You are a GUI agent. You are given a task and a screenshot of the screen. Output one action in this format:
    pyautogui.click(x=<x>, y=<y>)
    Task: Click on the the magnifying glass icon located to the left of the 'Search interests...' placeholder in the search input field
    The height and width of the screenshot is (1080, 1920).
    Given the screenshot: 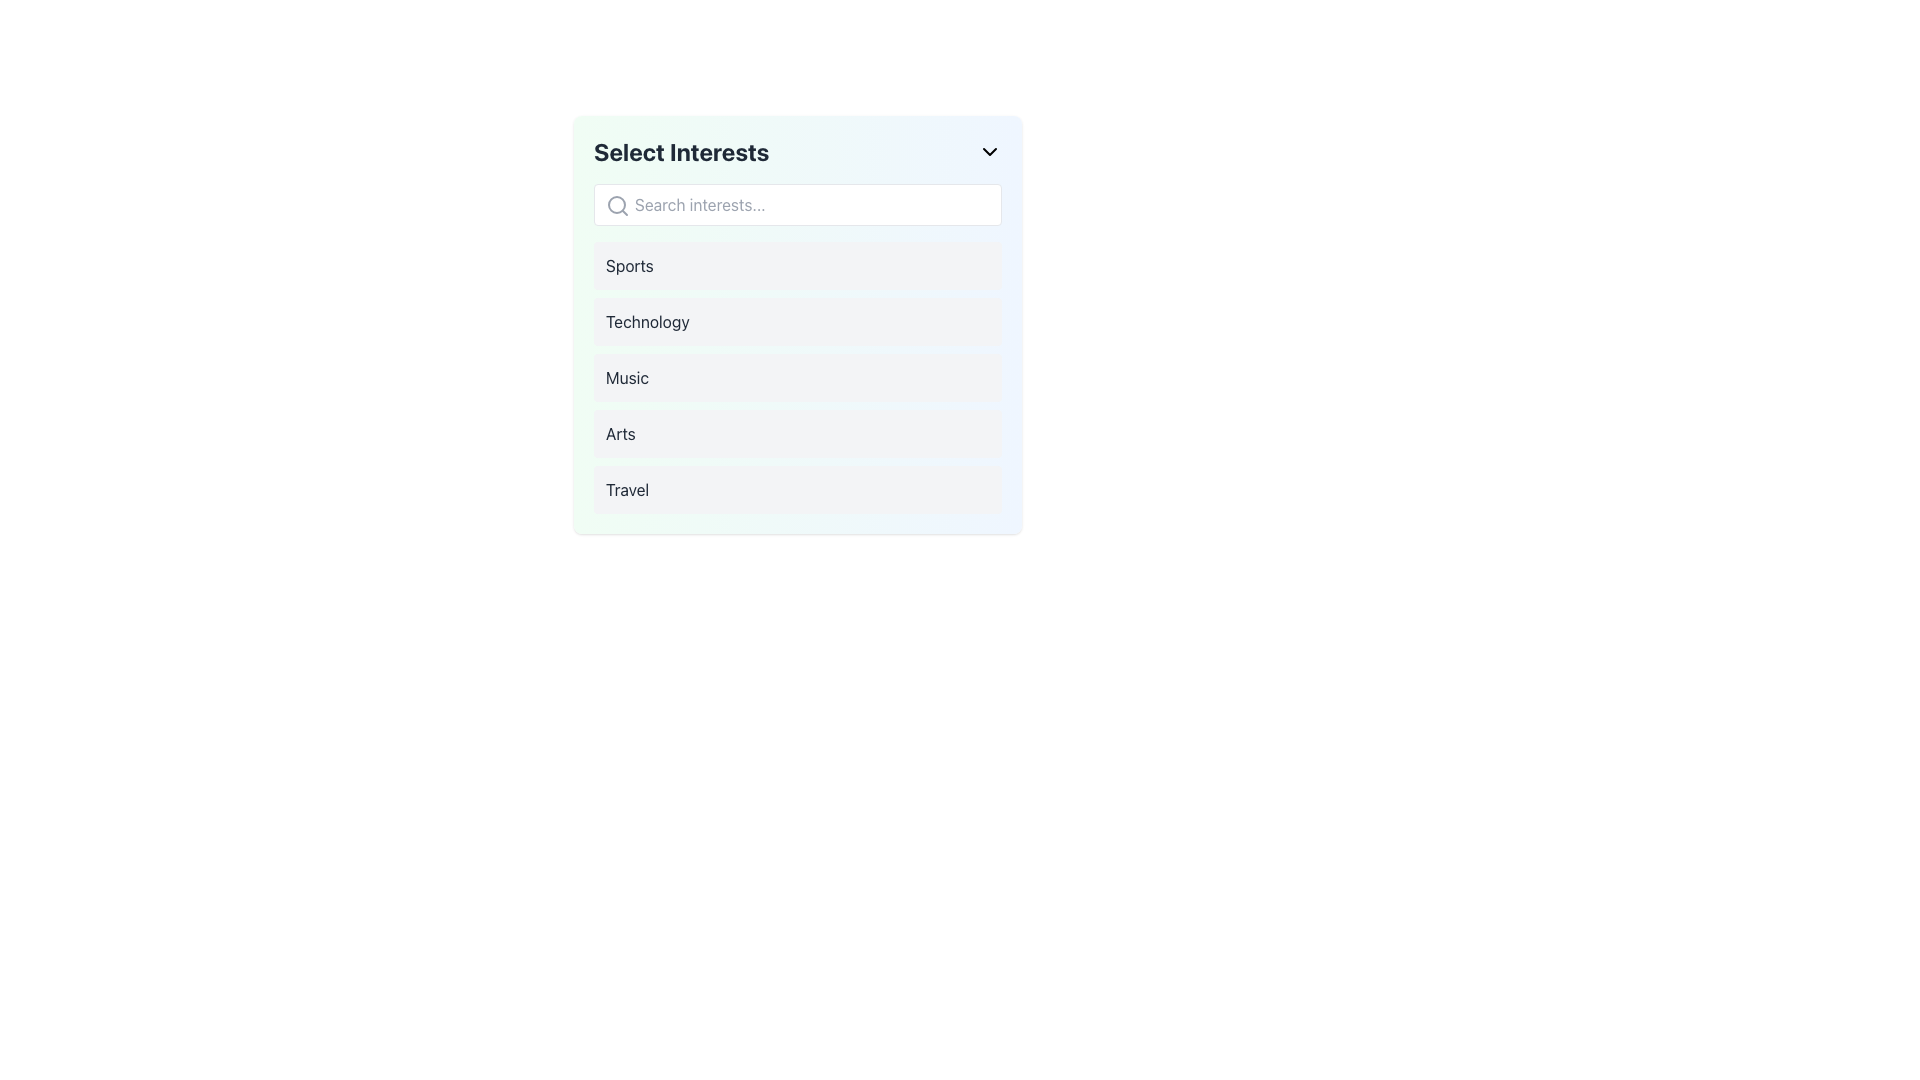 What is the action you would take?
    pyautogui.click(x=617, y=205)
    